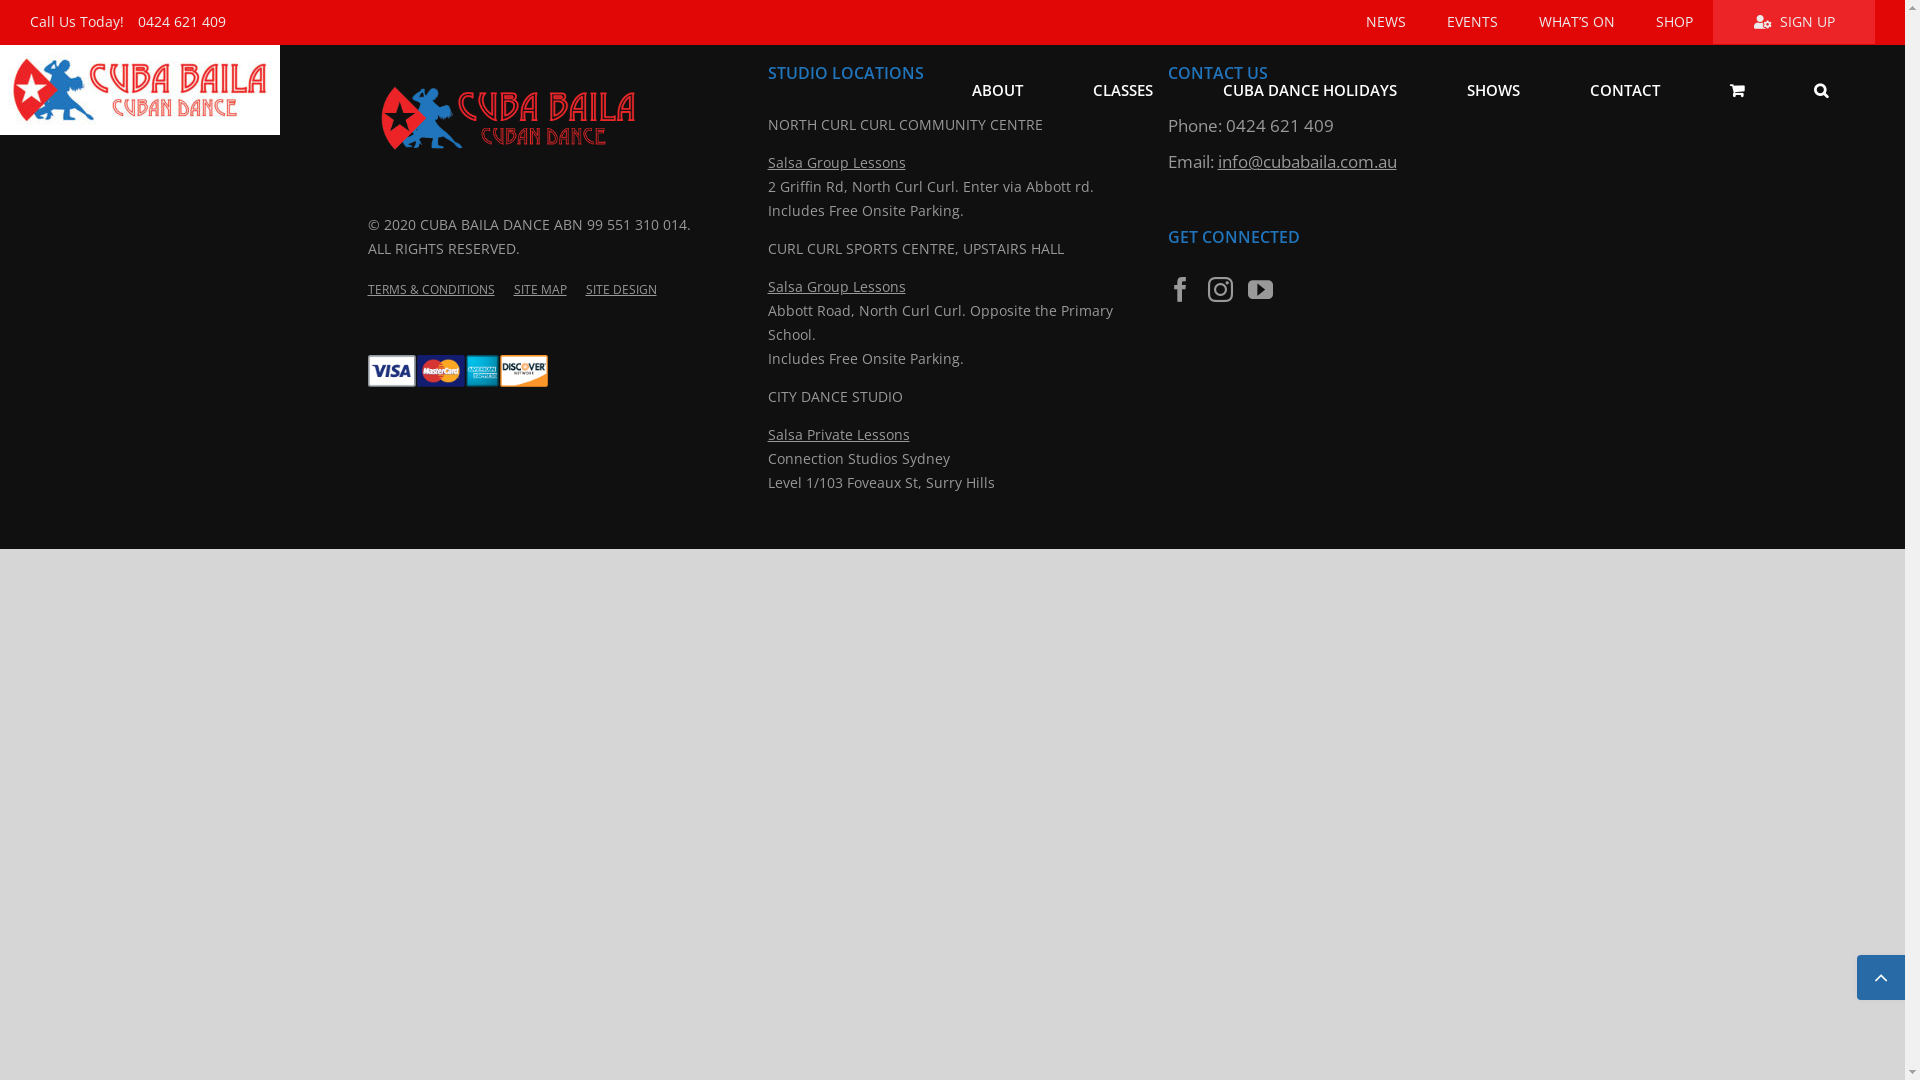 The height and width of the screenshot is (1080, 1920). What do you see at coordinates (997, 88) in the screenshot?
I see `'ABOUT'` at bounding box center [997, 88].